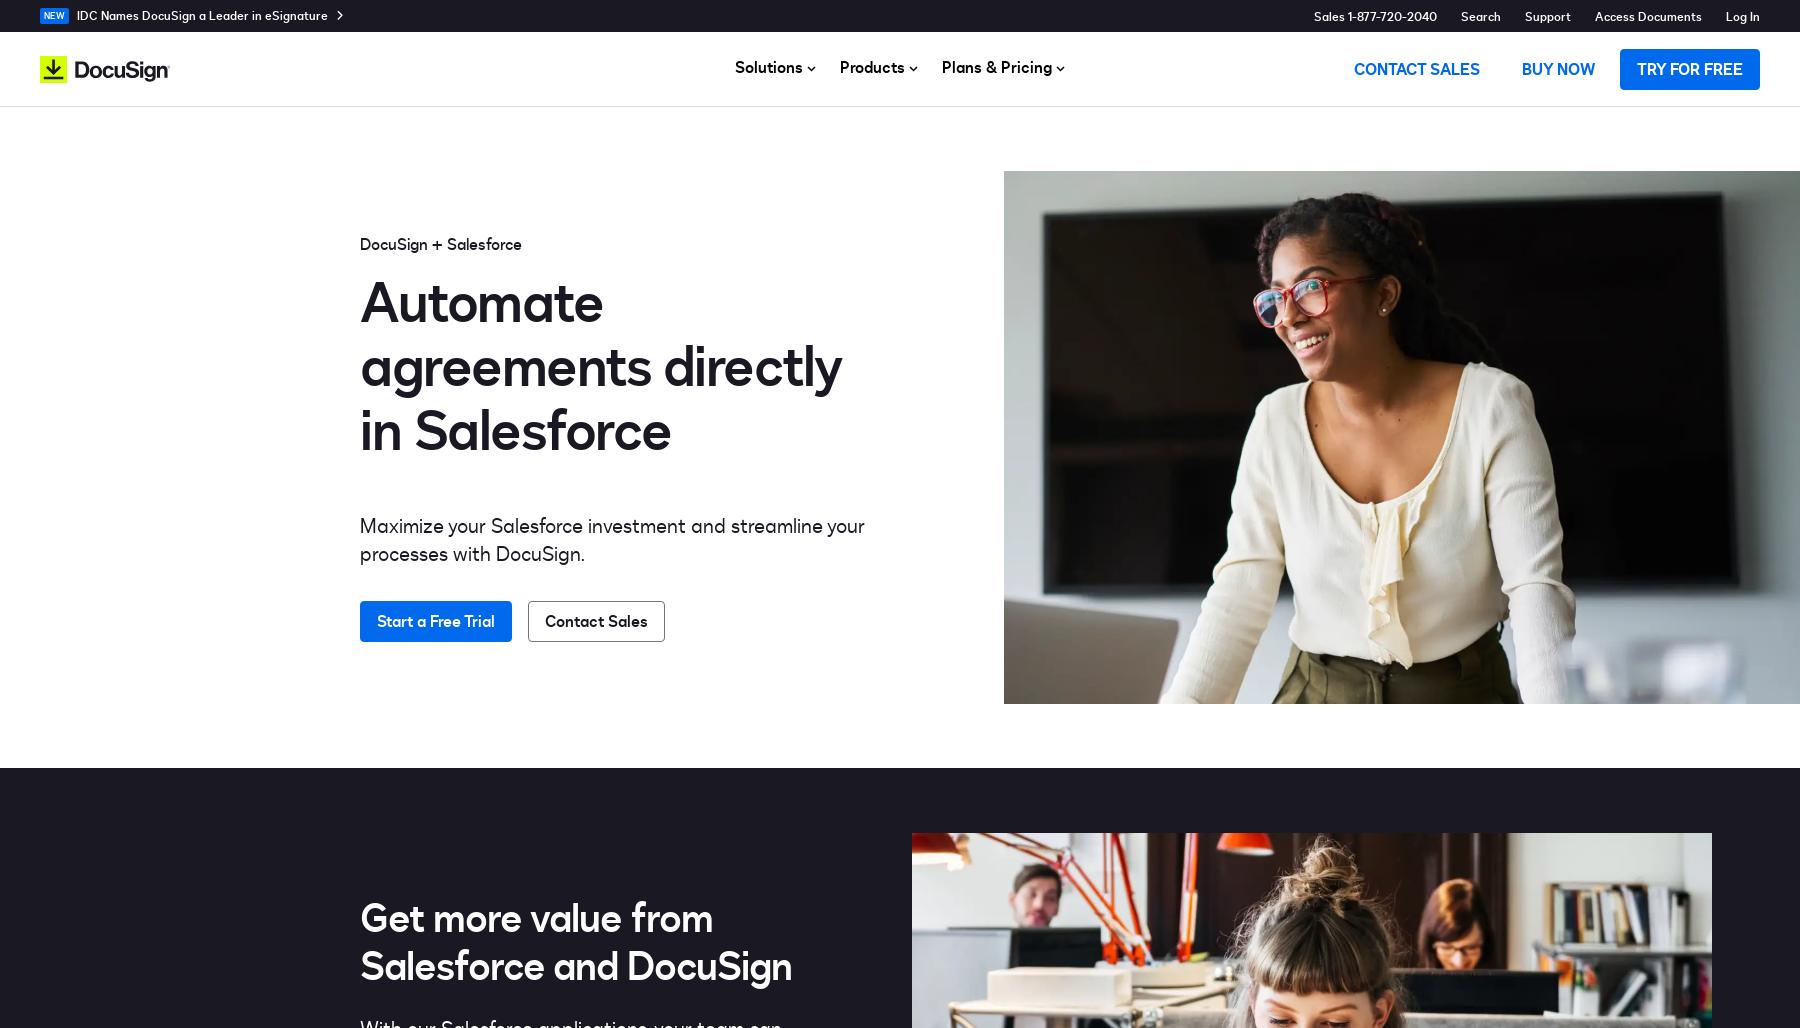 The image size is (1800, 1028). I want to click on 'Customer Experience', so click(713, 287).